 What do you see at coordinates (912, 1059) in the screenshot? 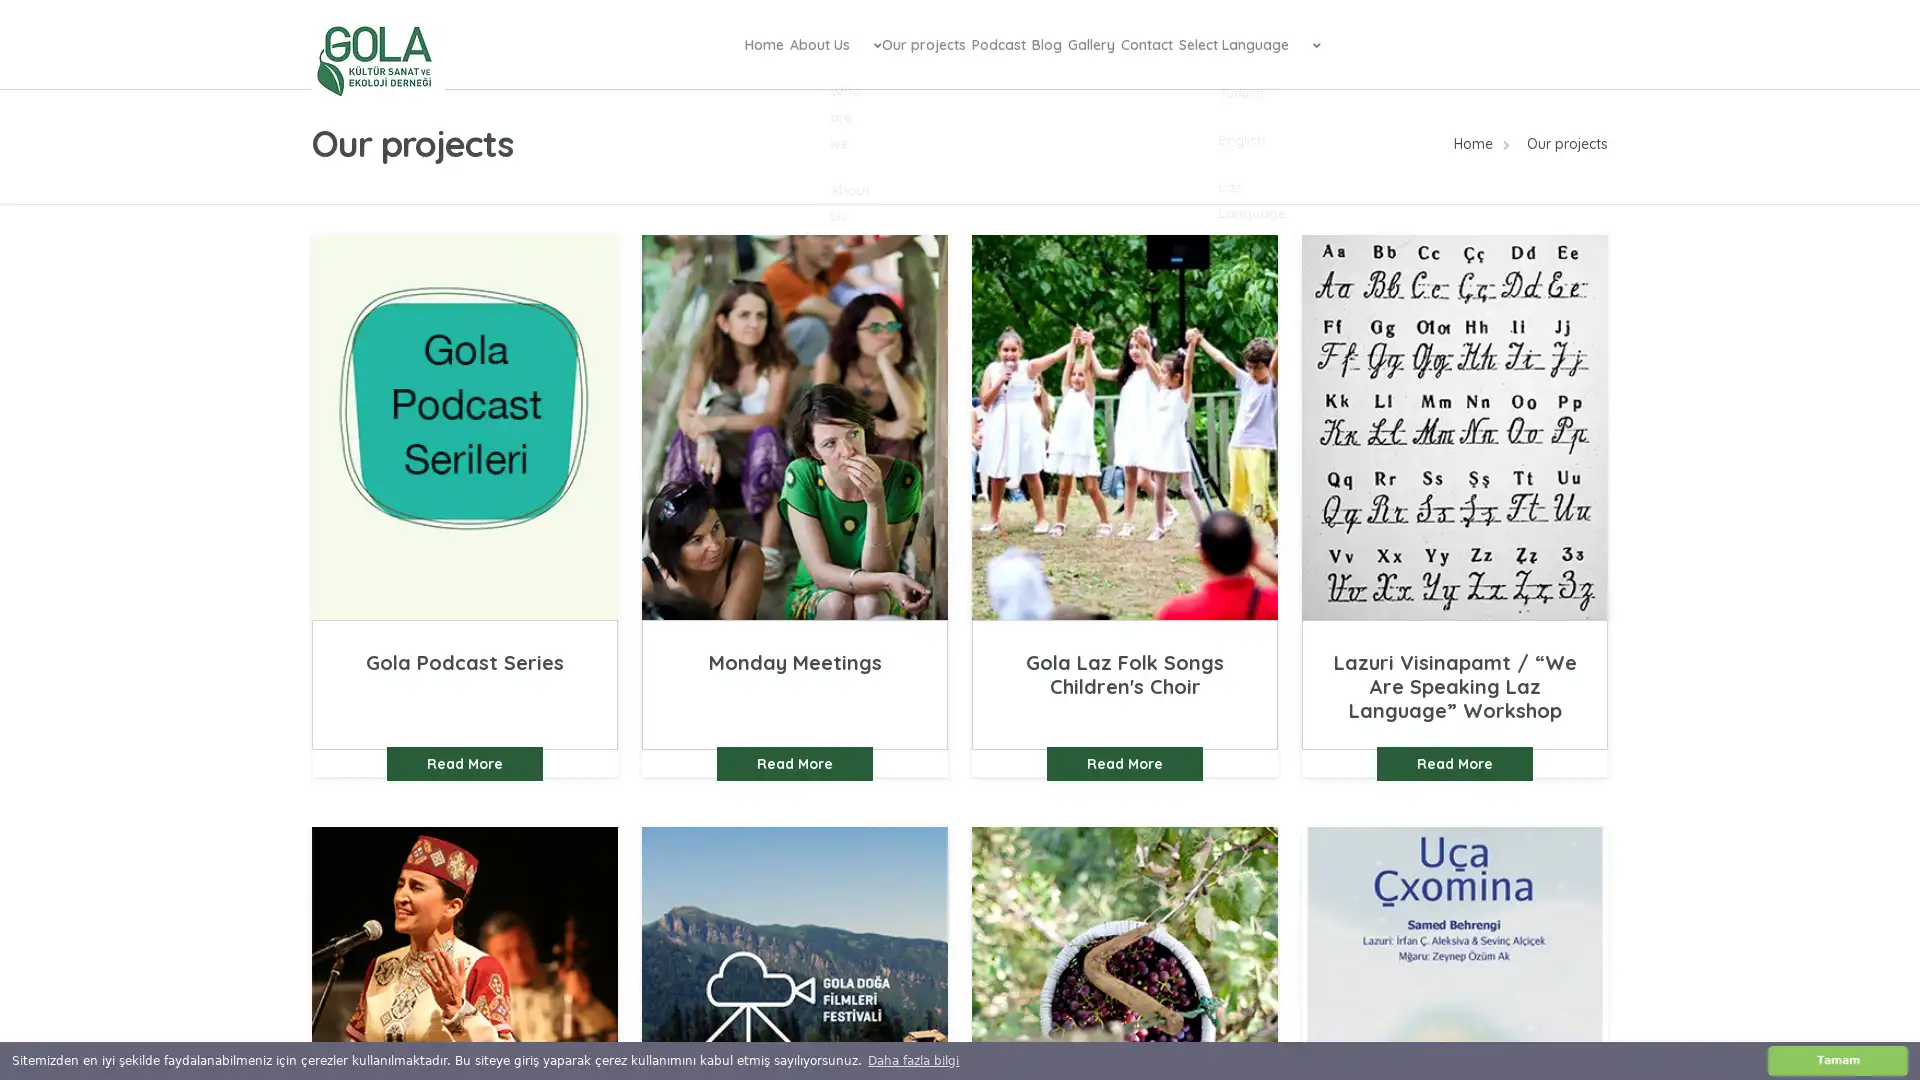
I see `erezler hakknda` at bounding box center [912, 1059].